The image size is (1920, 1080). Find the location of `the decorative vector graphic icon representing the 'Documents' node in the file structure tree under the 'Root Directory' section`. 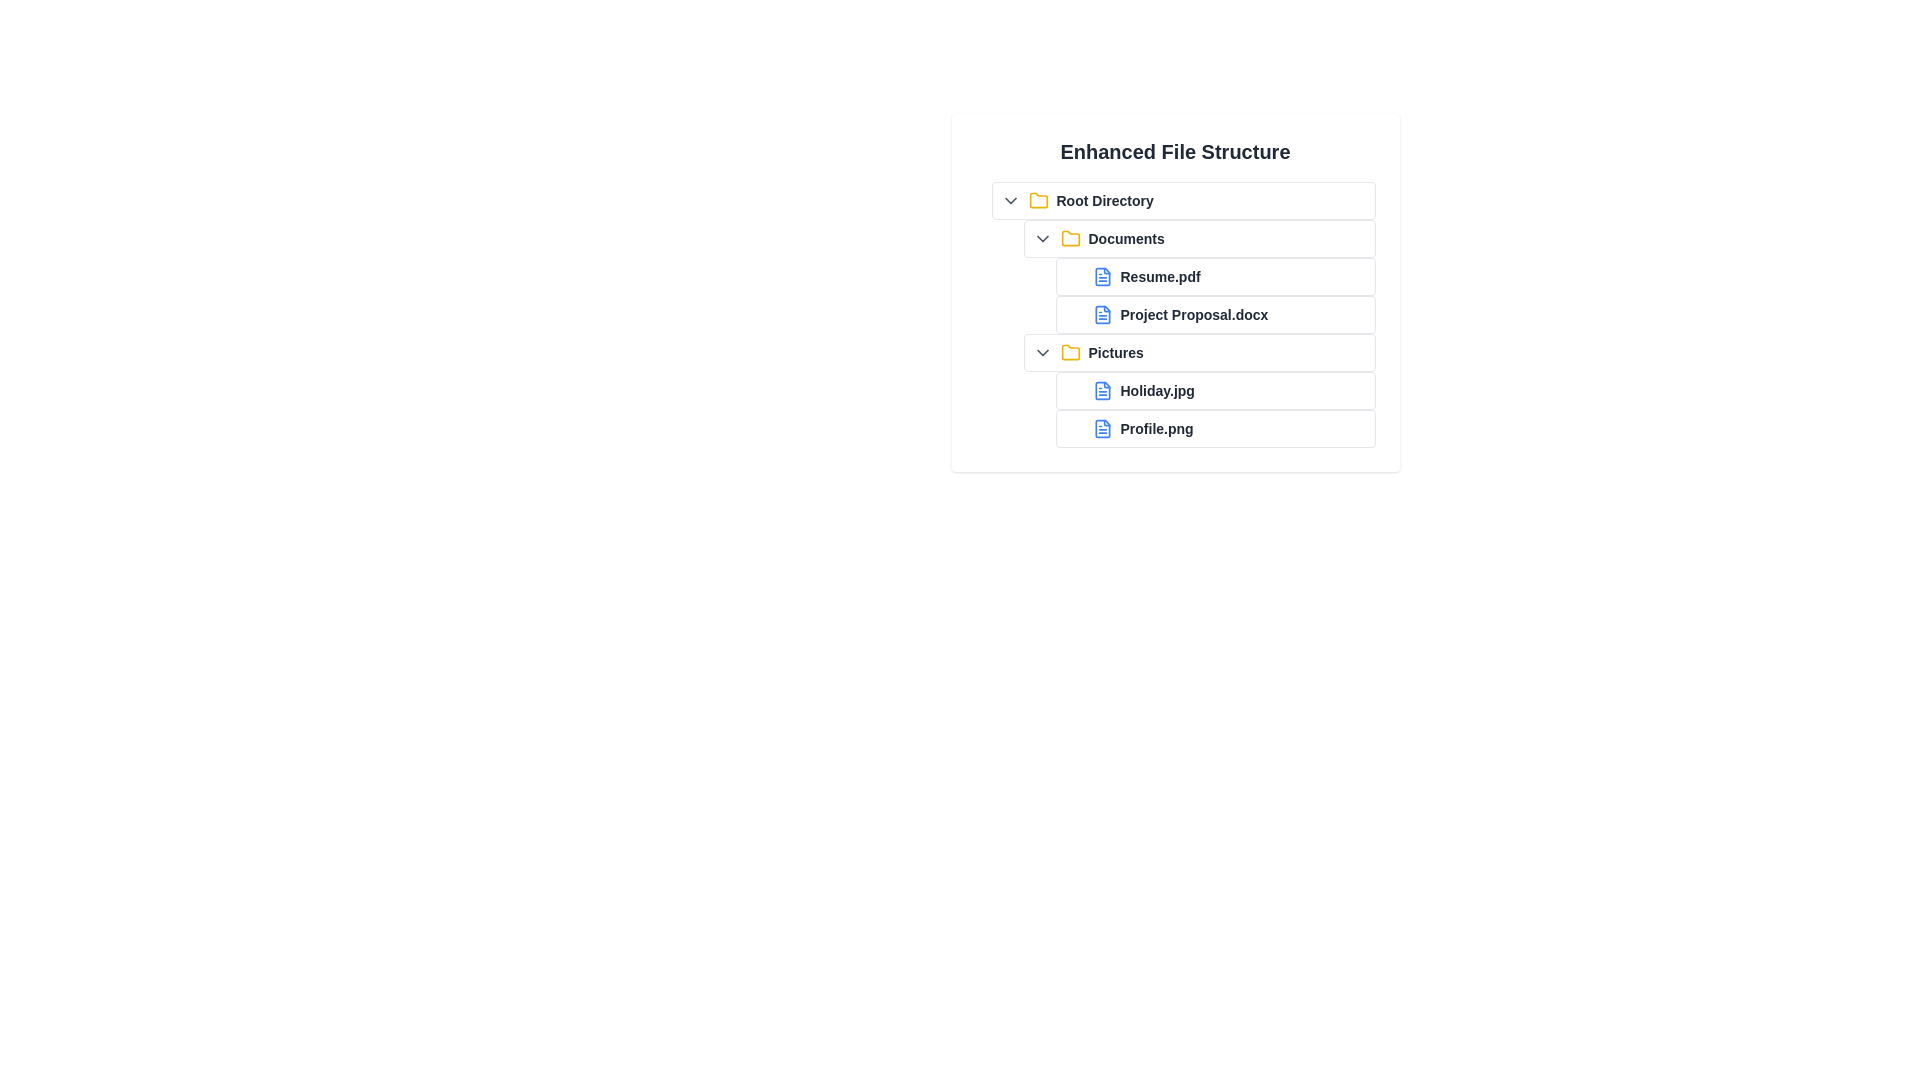

the decorative vector graphic icon representing the 'Documents' node in the file structure tree under the 'Root Directory' section is located at coordinates (1069, 237).